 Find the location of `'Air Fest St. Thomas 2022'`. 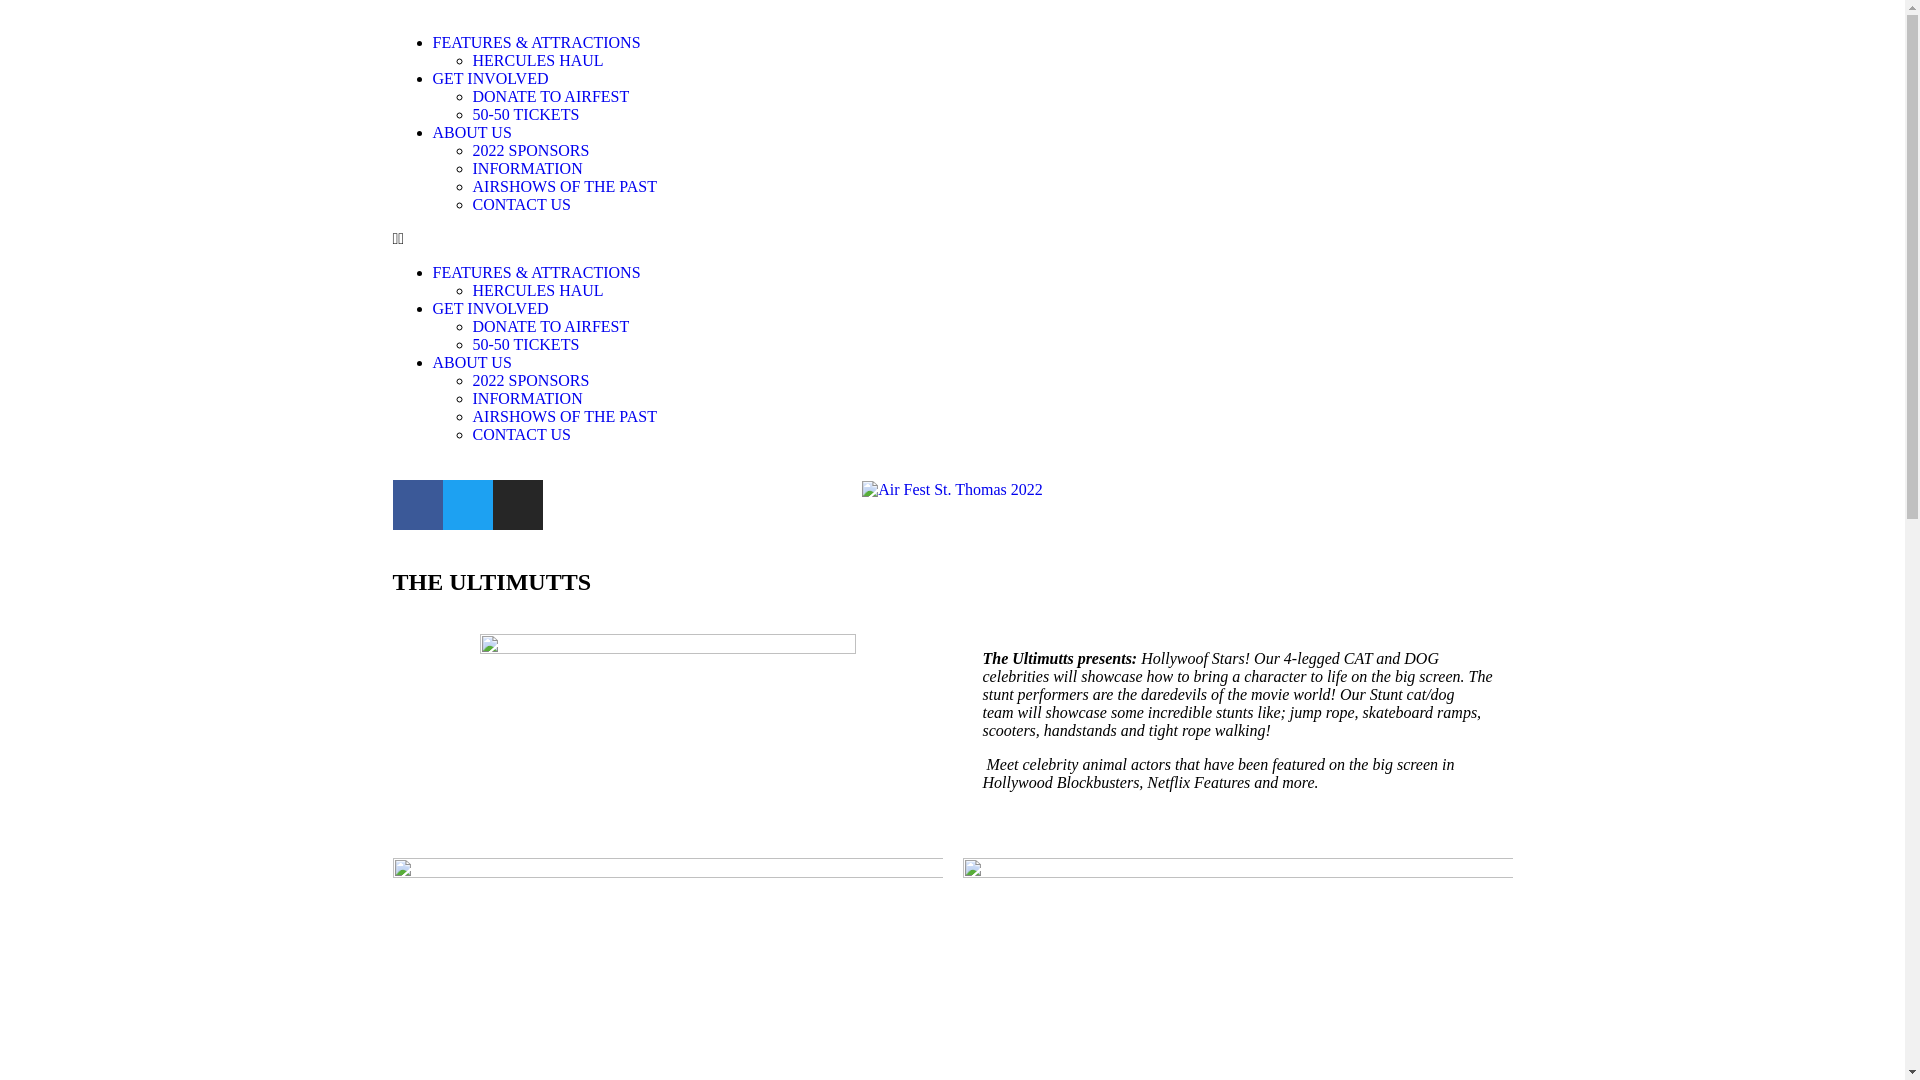

'Air Fest St. Thomas 2022' is located at coordinates (951, 489).